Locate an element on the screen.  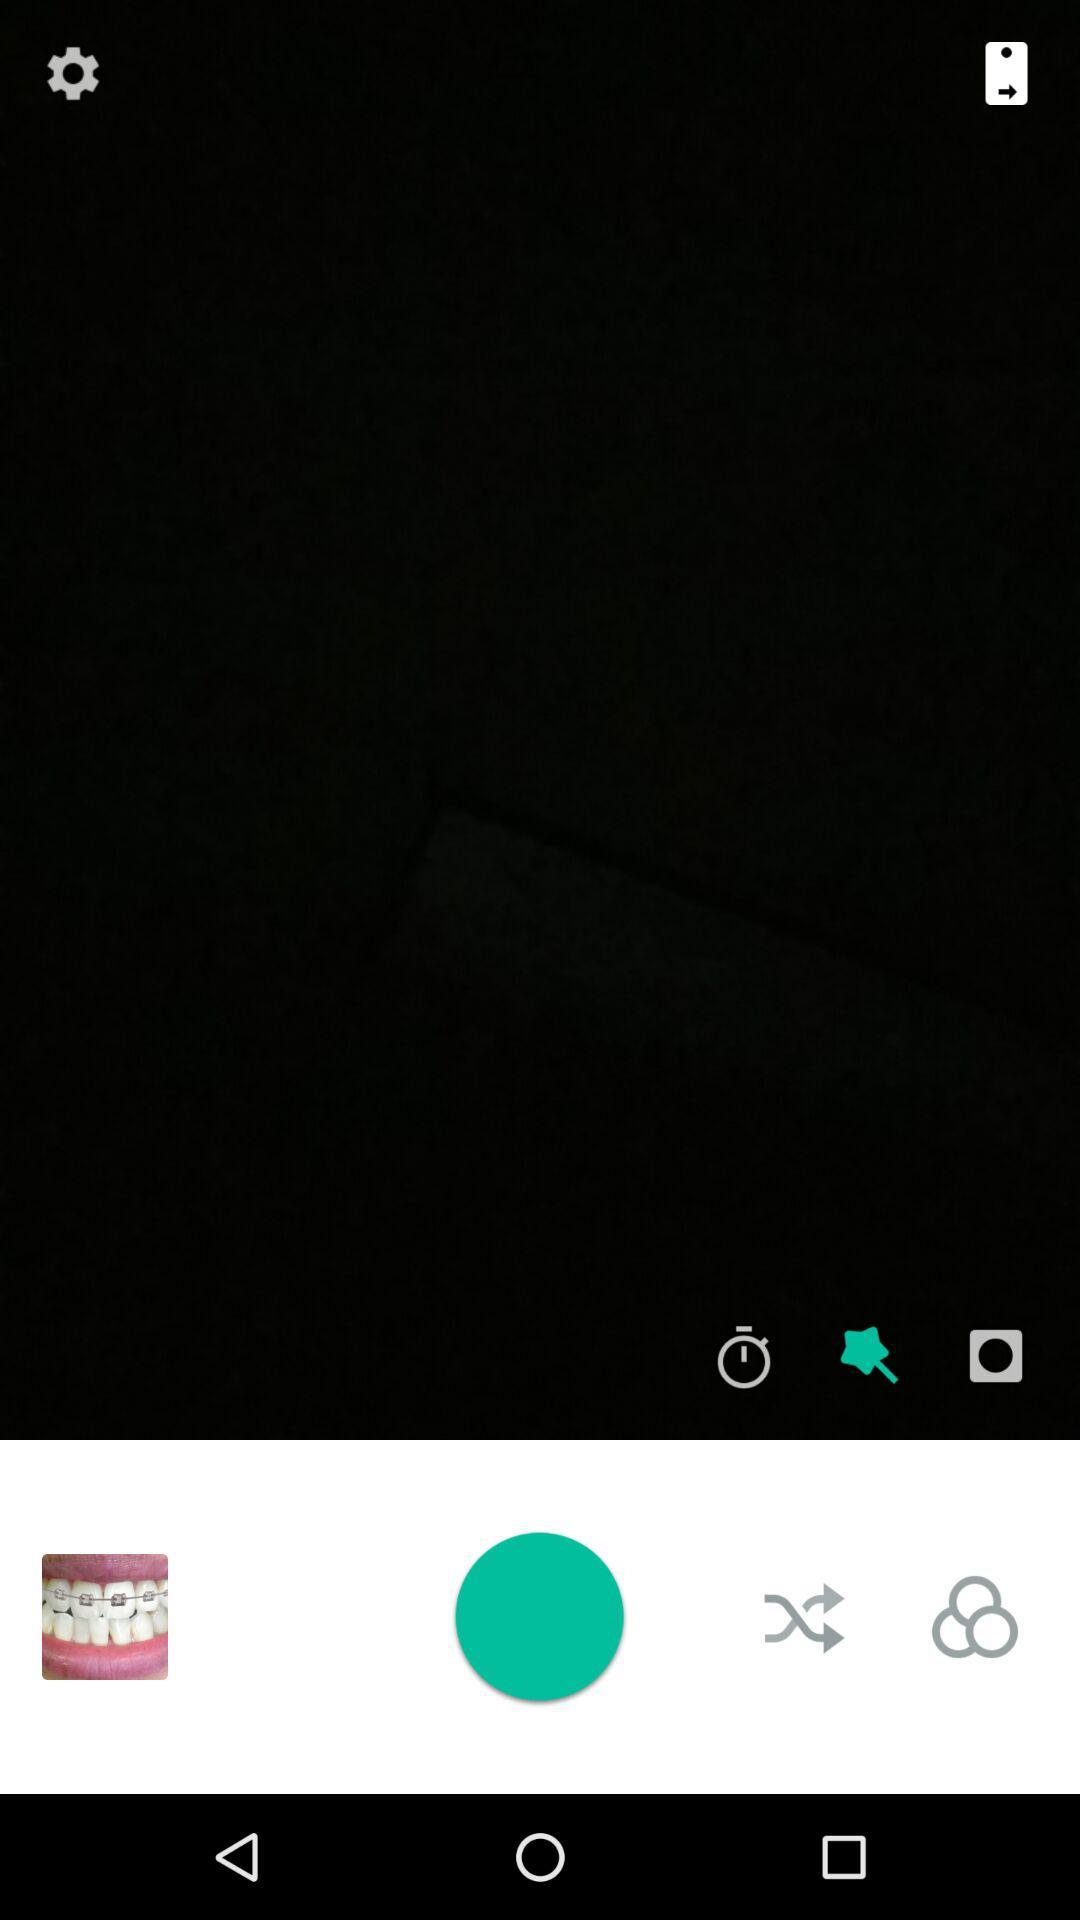
the settings icon is located at coordinates (72, 78).